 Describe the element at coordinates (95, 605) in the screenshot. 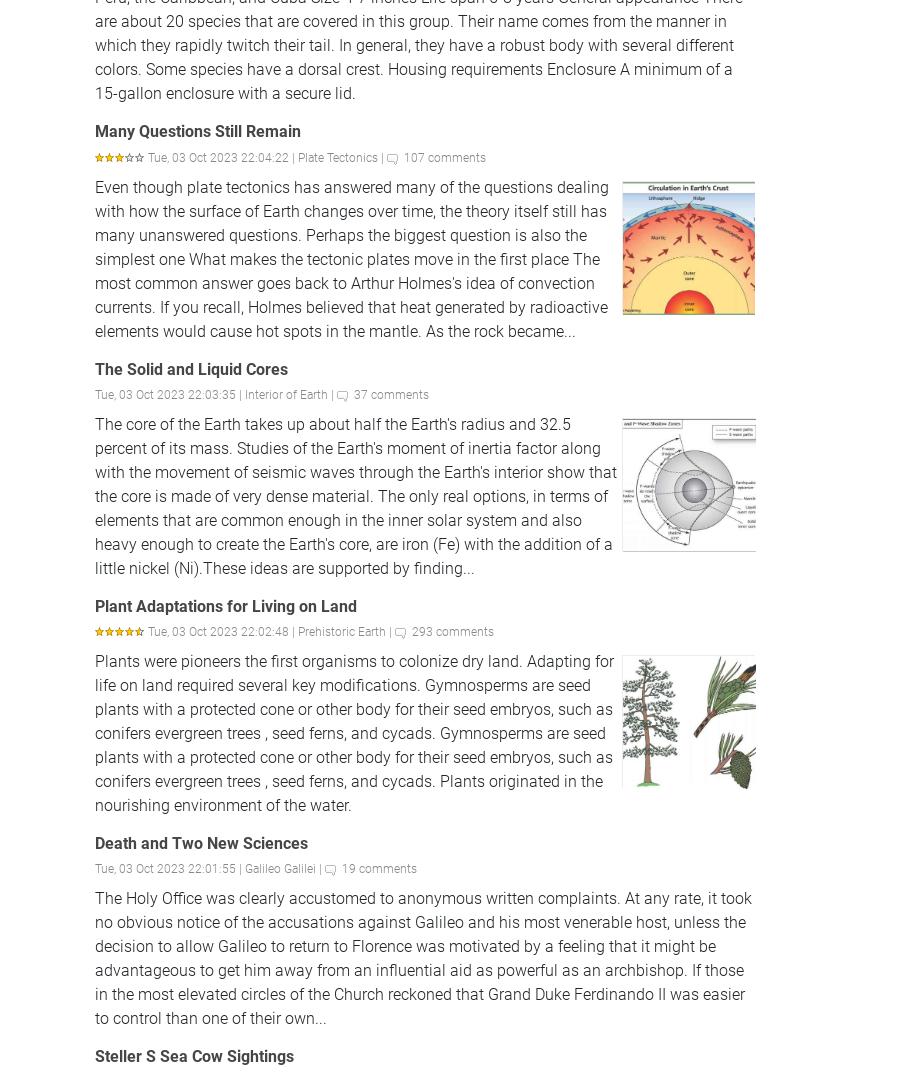

I see `'Plant Adaptations for Living on Land'` at that location.